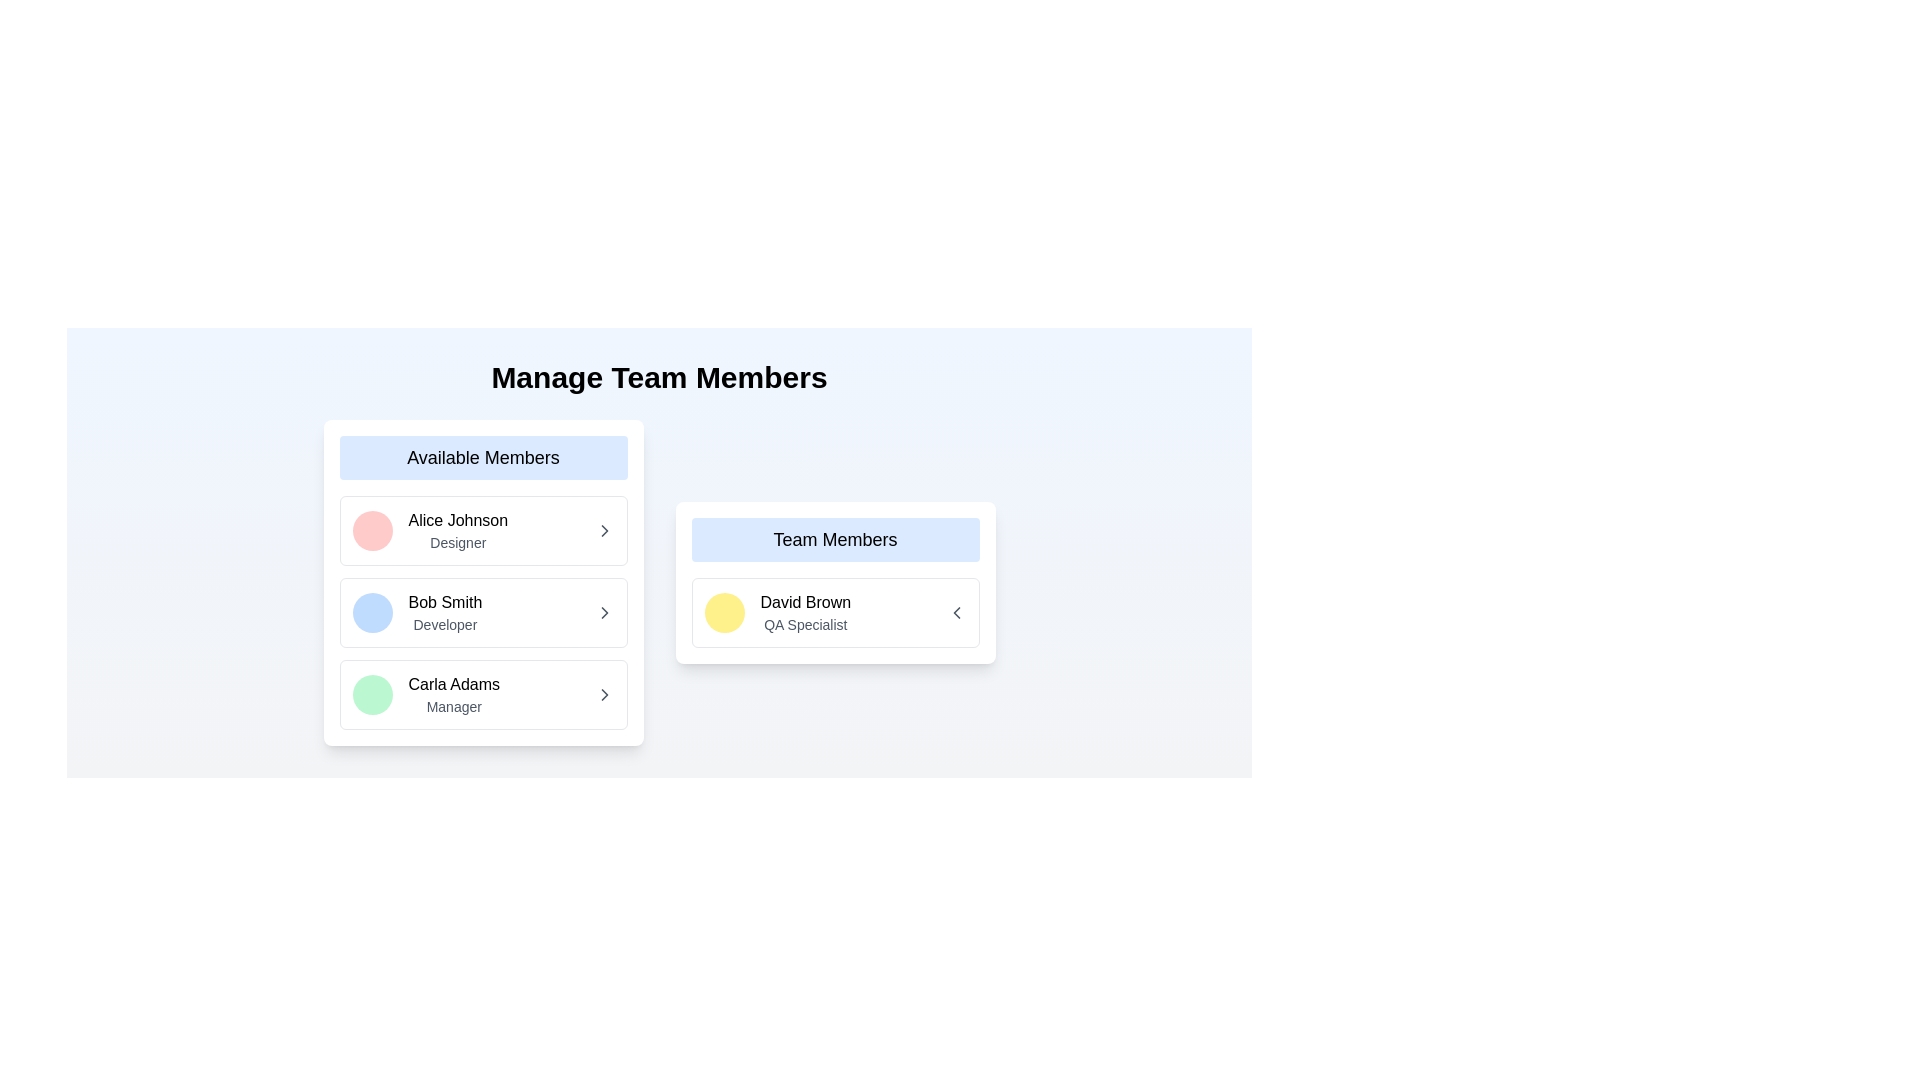 Image resolution: width=1920 pixels, height=1080 pixels. What do you see at coordinates (603, 612) in the screenshot?
I see `the Chevron-Right icon located on the right side of Bob Smith's user card in the Available Members section to trigger tooltip or visual feedback` at bounding box center [603, 612].